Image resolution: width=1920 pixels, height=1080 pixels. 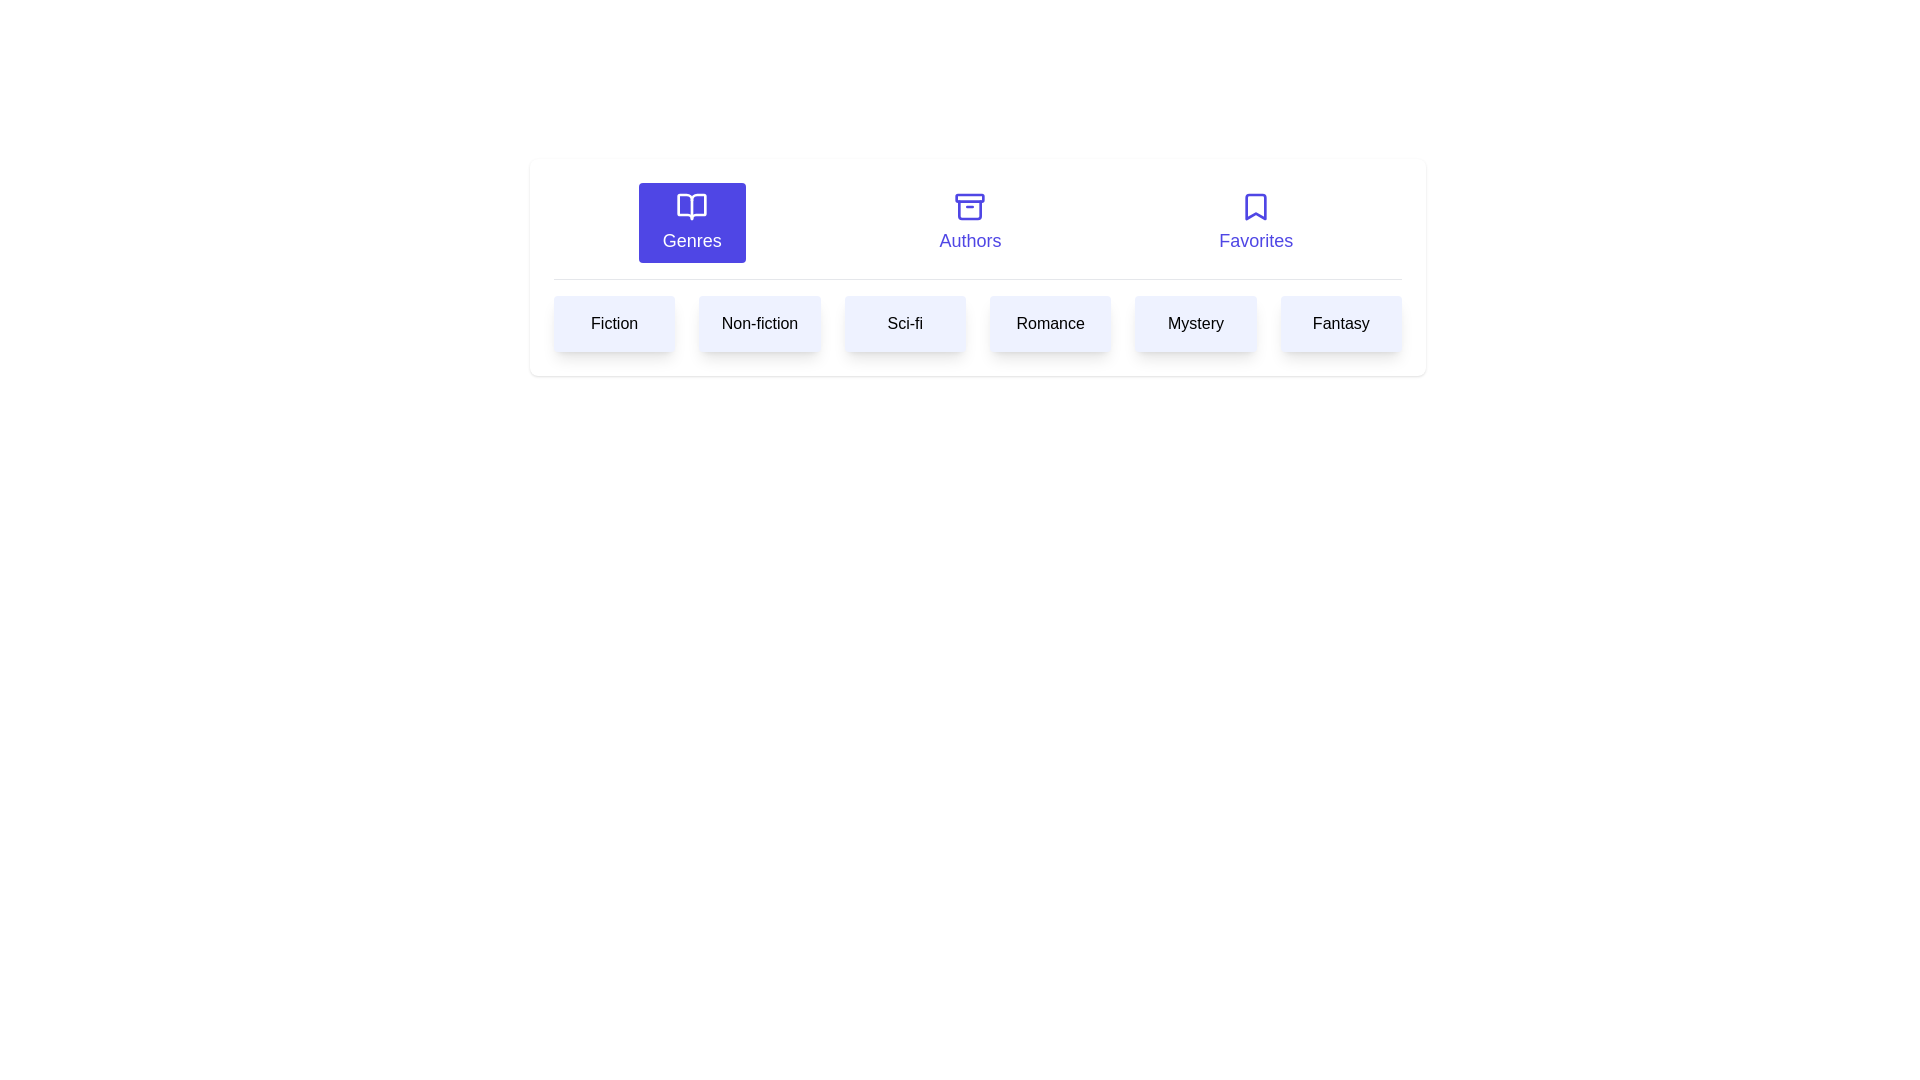 What do you see at coordinates (1049, 323) in the screenshot?
I see `the genre tile labeled Romance` at bounding box center [1049, 323].